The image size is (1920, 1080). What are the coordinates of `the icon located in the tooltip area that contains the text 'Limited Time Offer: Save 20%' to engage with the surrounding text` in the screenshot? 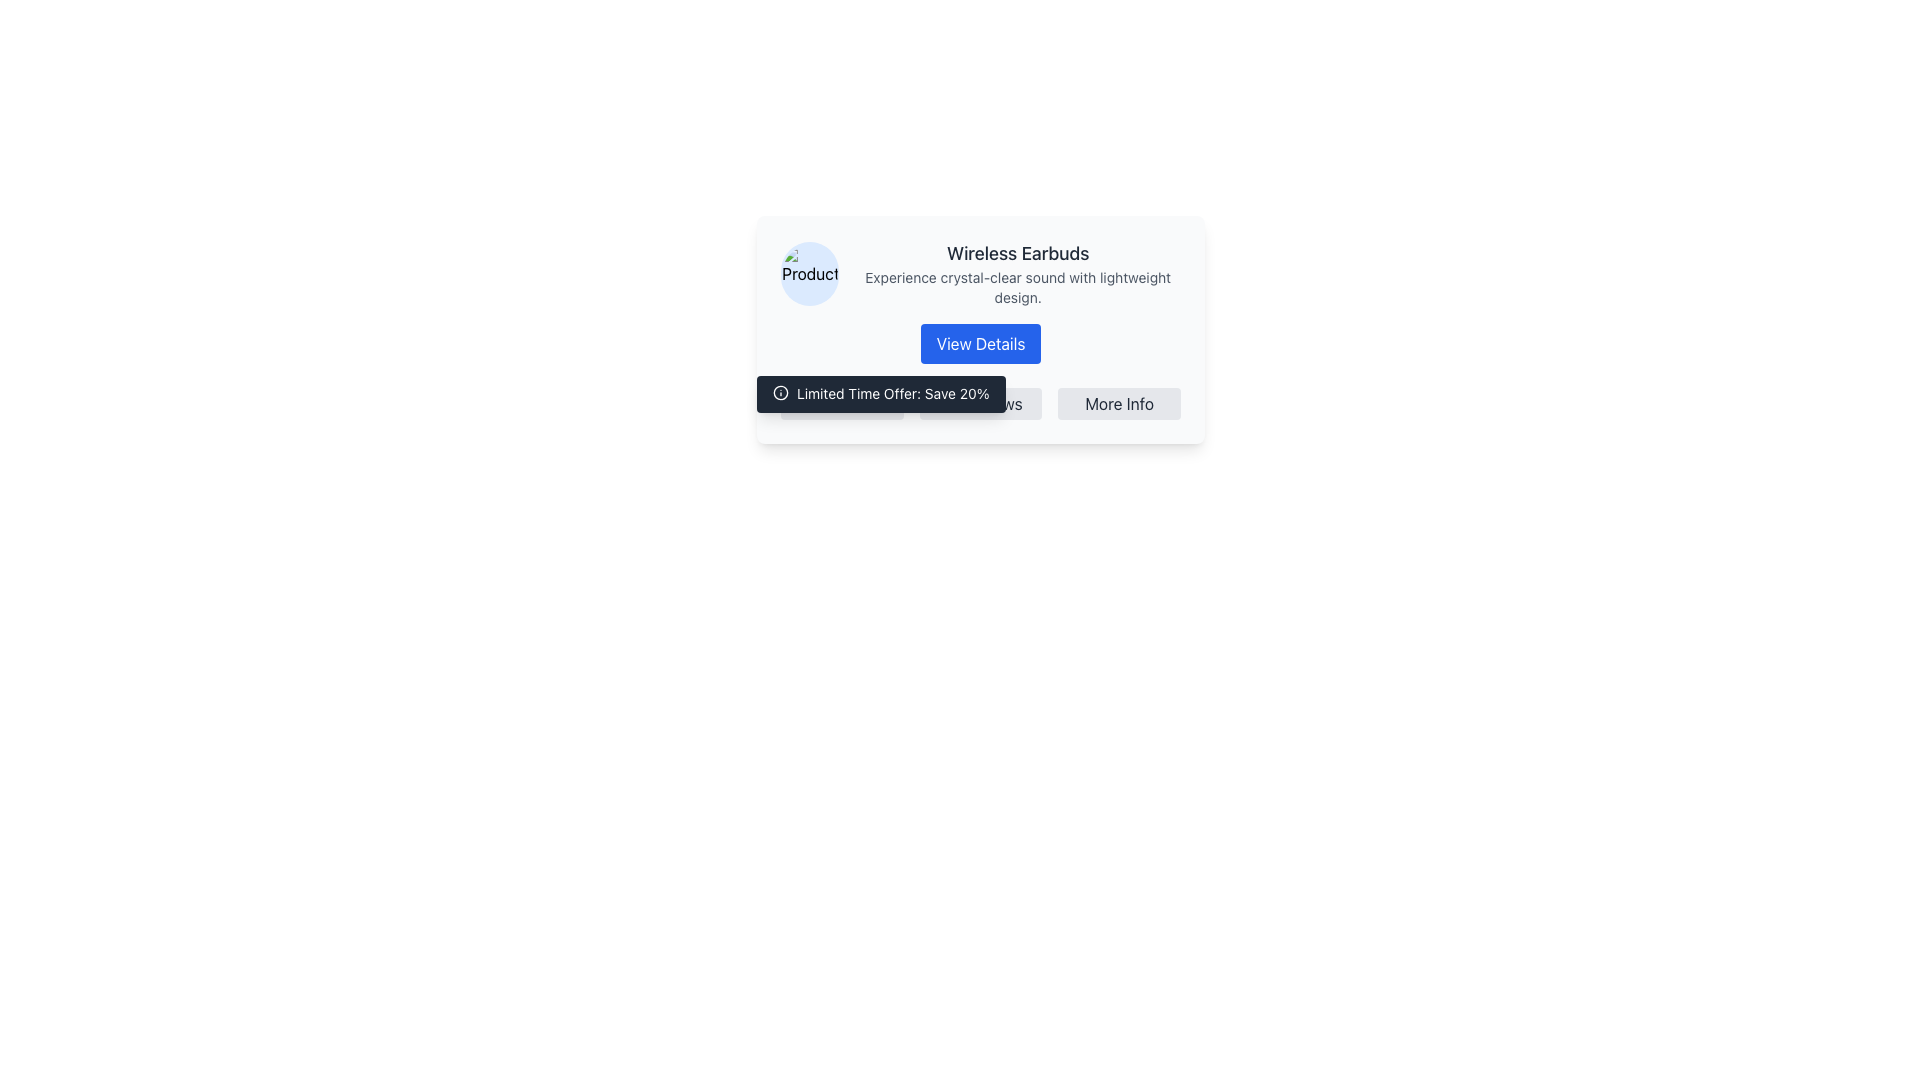 It's located at (945, 402).